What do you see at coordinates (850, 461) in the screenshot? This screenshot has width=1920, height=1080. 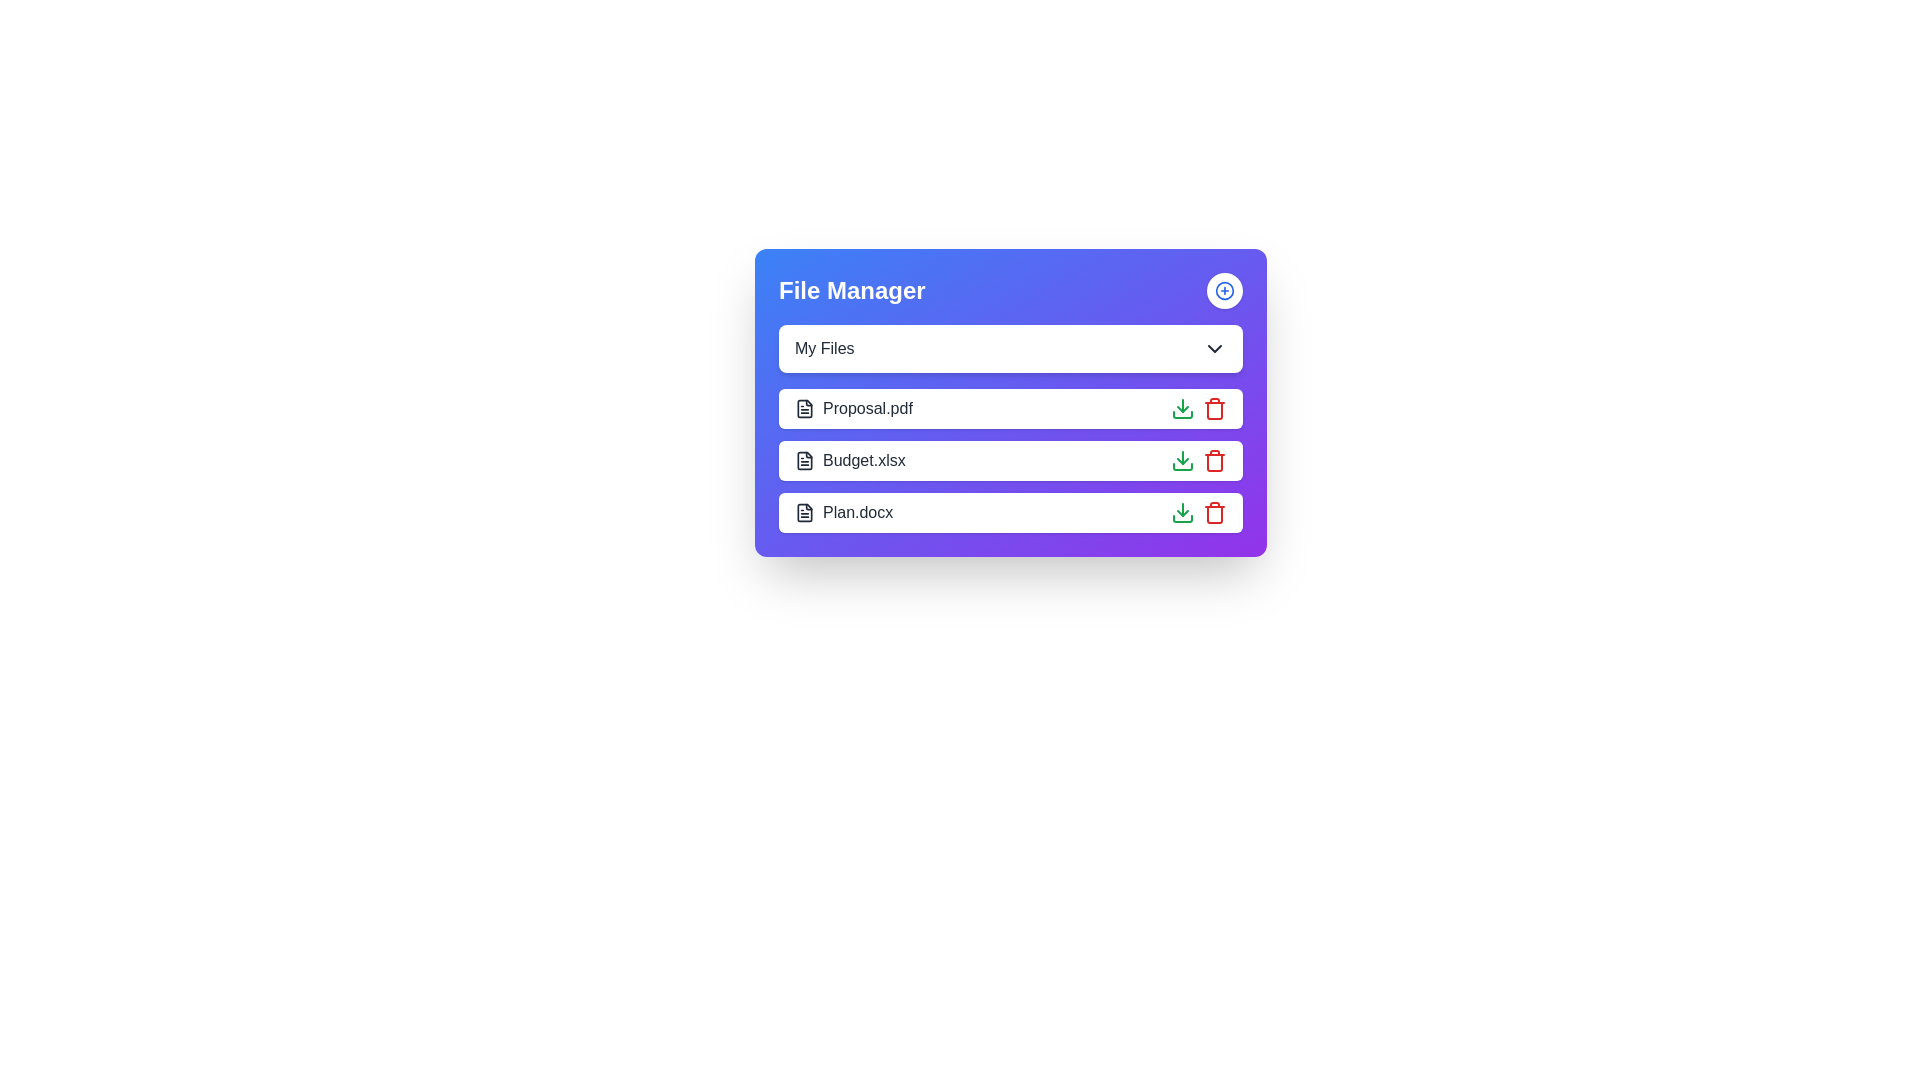 I see `the file entry labeled 'Budget.xlsx' with the accompanying document icon in the 'File Manager' section` at bounding box center [850, 461].